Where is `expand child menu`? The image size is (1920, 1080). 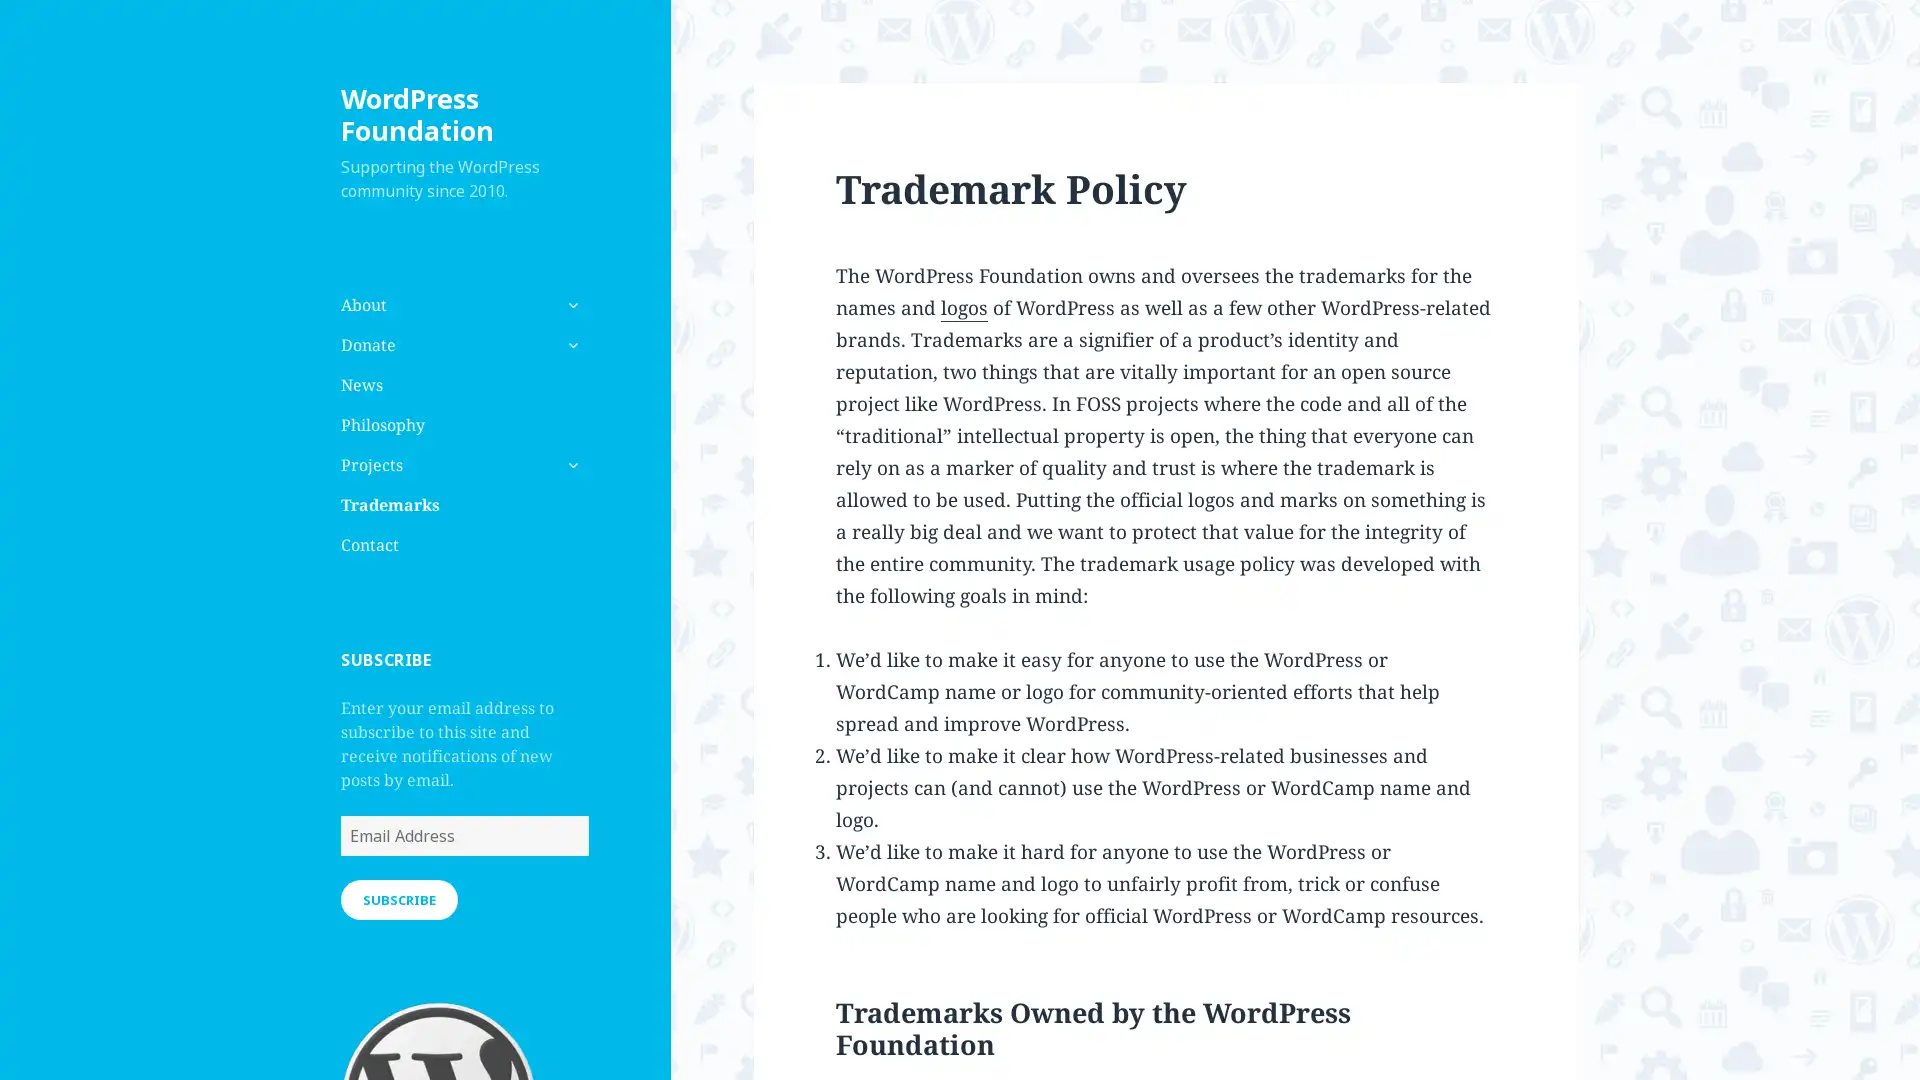
expand child menu is located at coordinates (570, 304).